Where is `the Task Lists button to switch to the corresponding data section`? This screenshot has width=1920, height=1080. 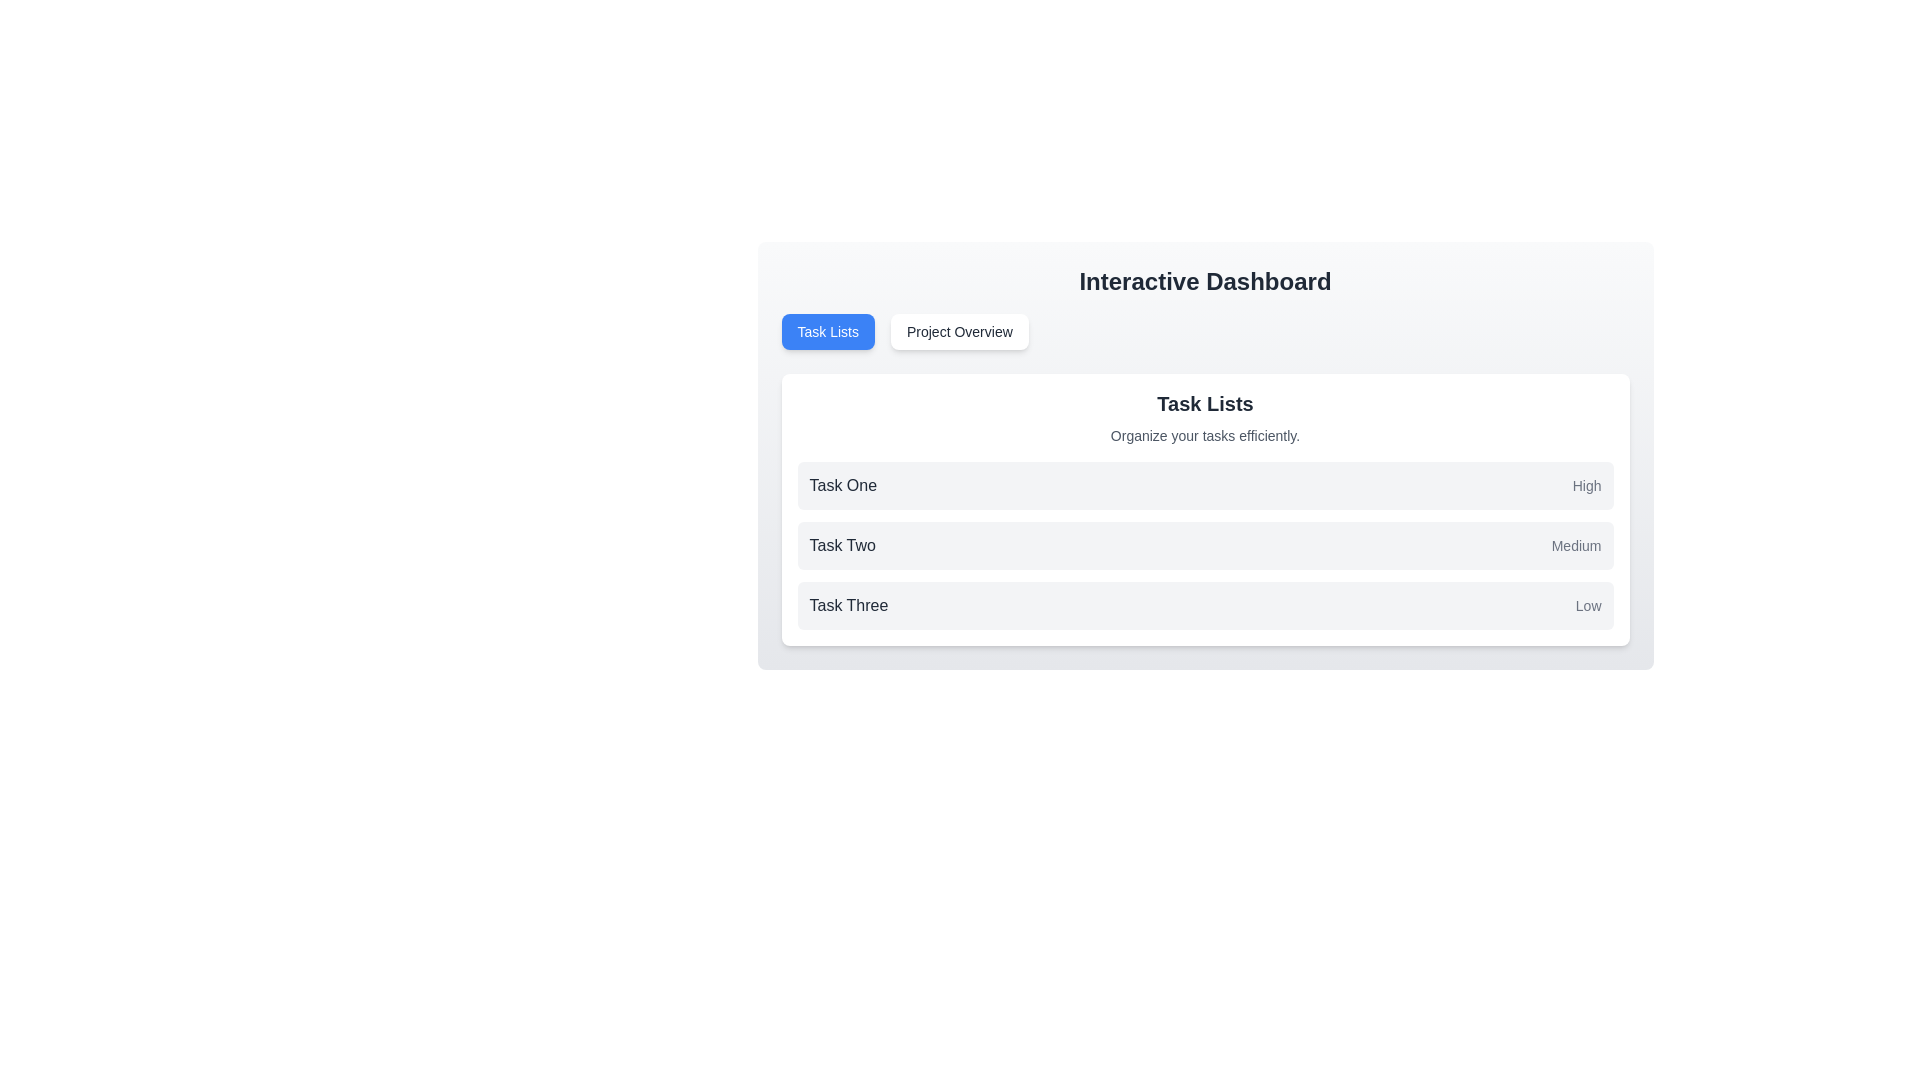
the Task Lists button to switch to the corresponding data section is located at coordinates (828, 330).